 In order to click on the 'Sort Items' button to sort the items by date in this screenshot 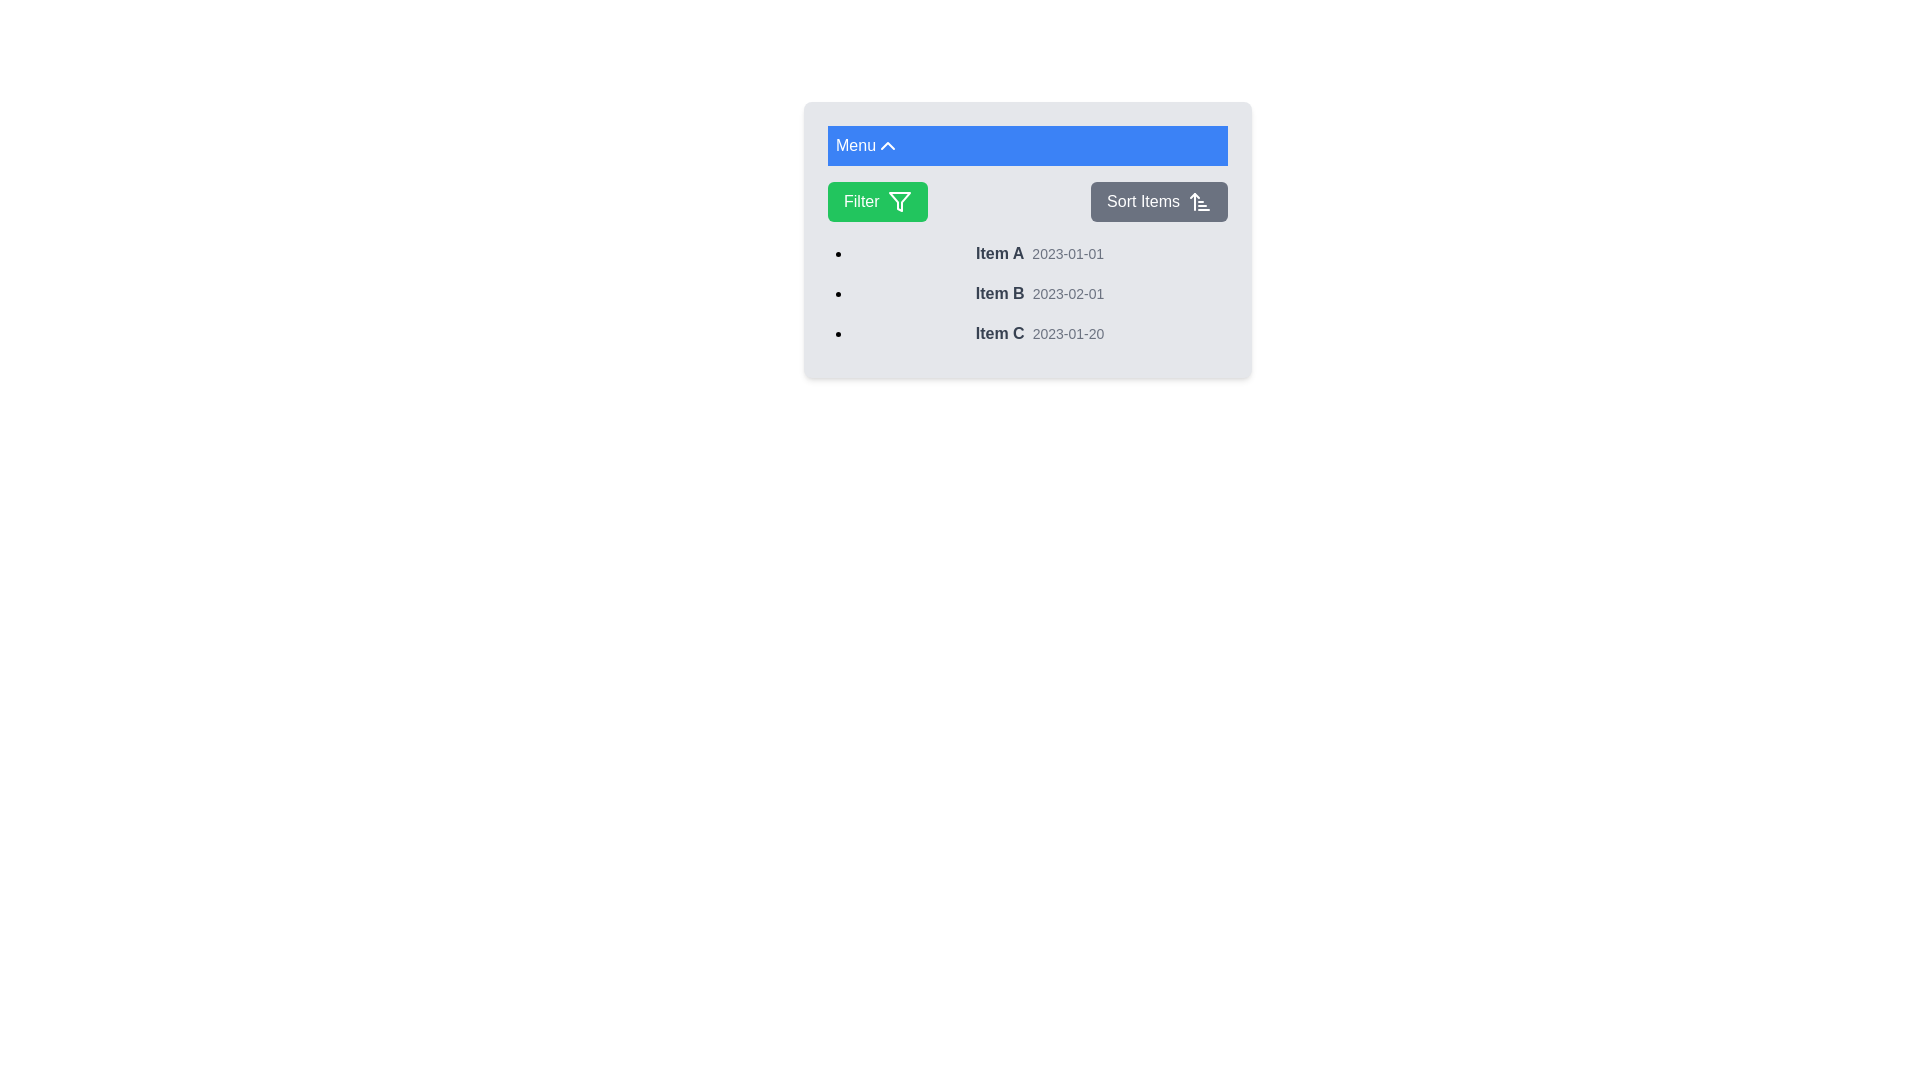, I will do `click(1159, 201)`.